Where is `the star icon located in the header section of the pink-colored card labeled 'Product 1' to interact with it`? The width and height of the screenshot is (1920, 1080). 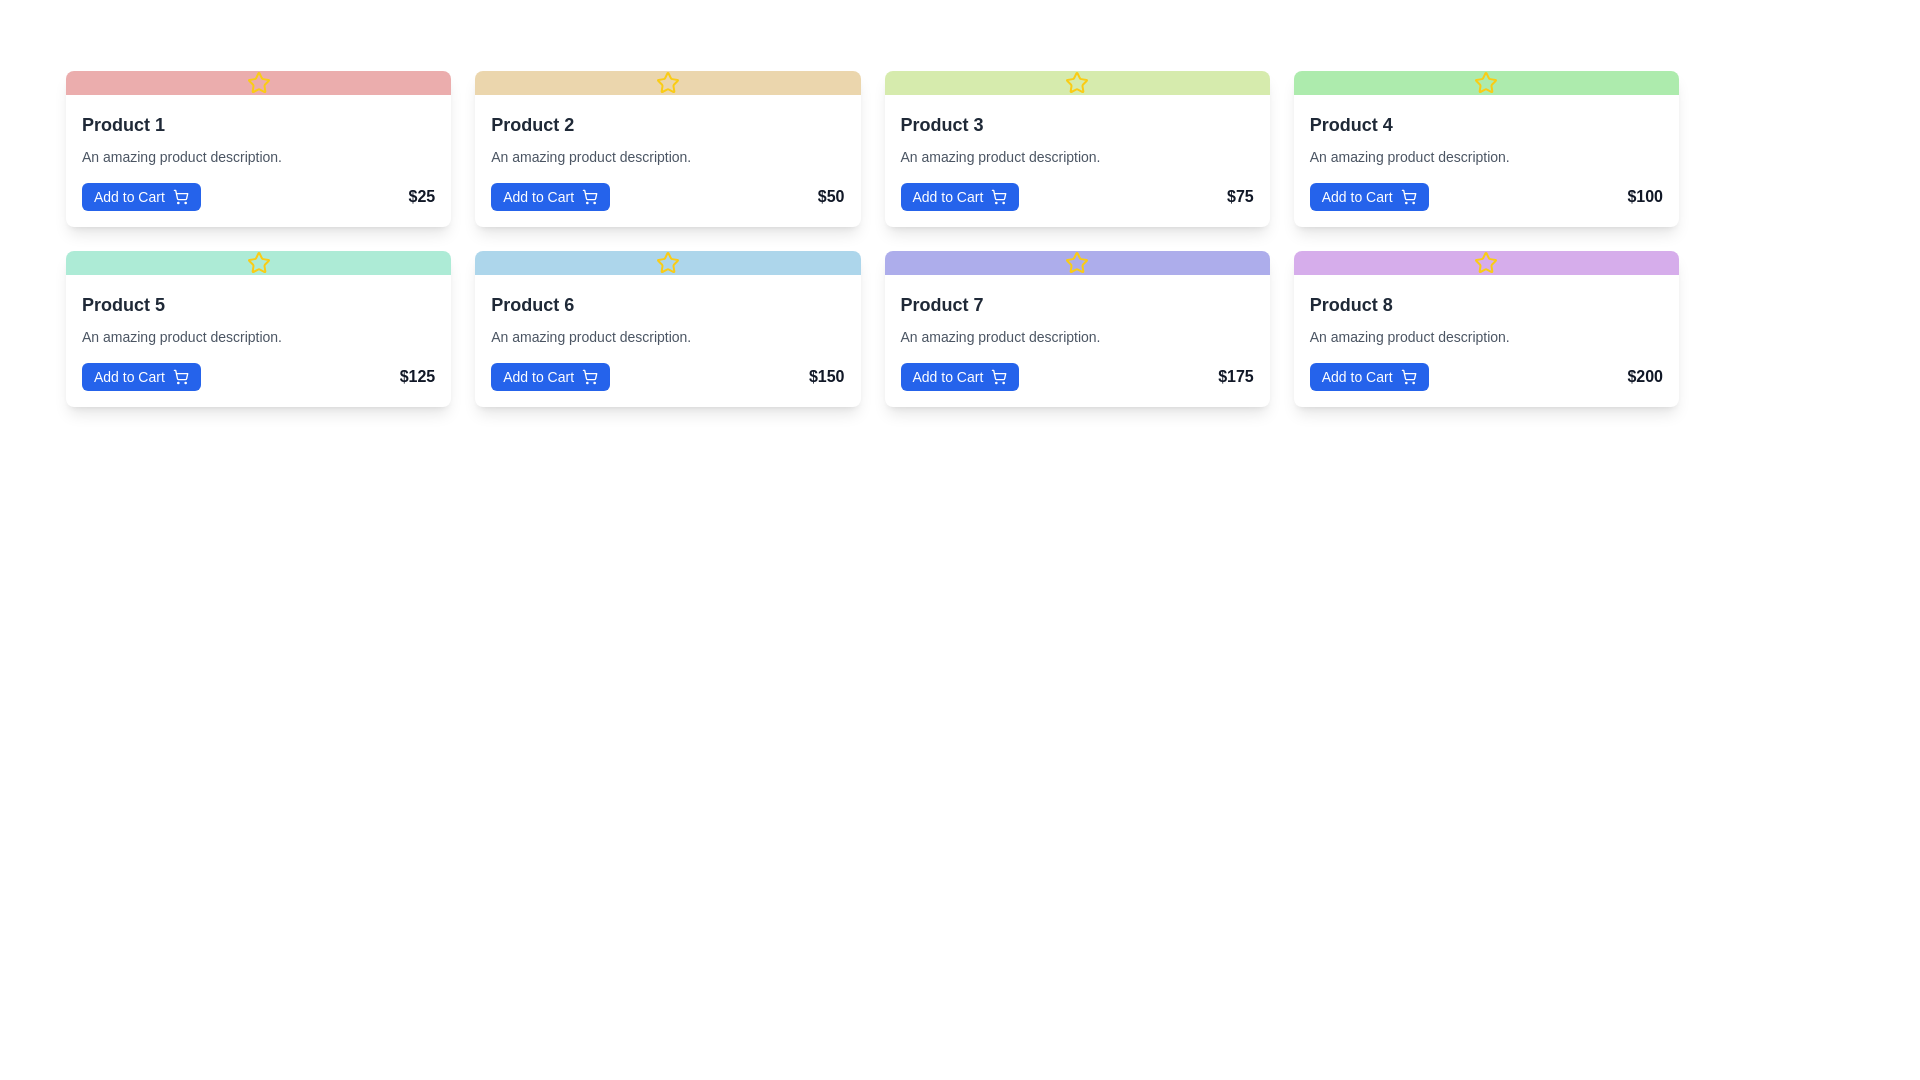 the star icon located in the header section of the pink-colored card labeled 'Product 1' to interact with it is located at coordinates (257, 81).